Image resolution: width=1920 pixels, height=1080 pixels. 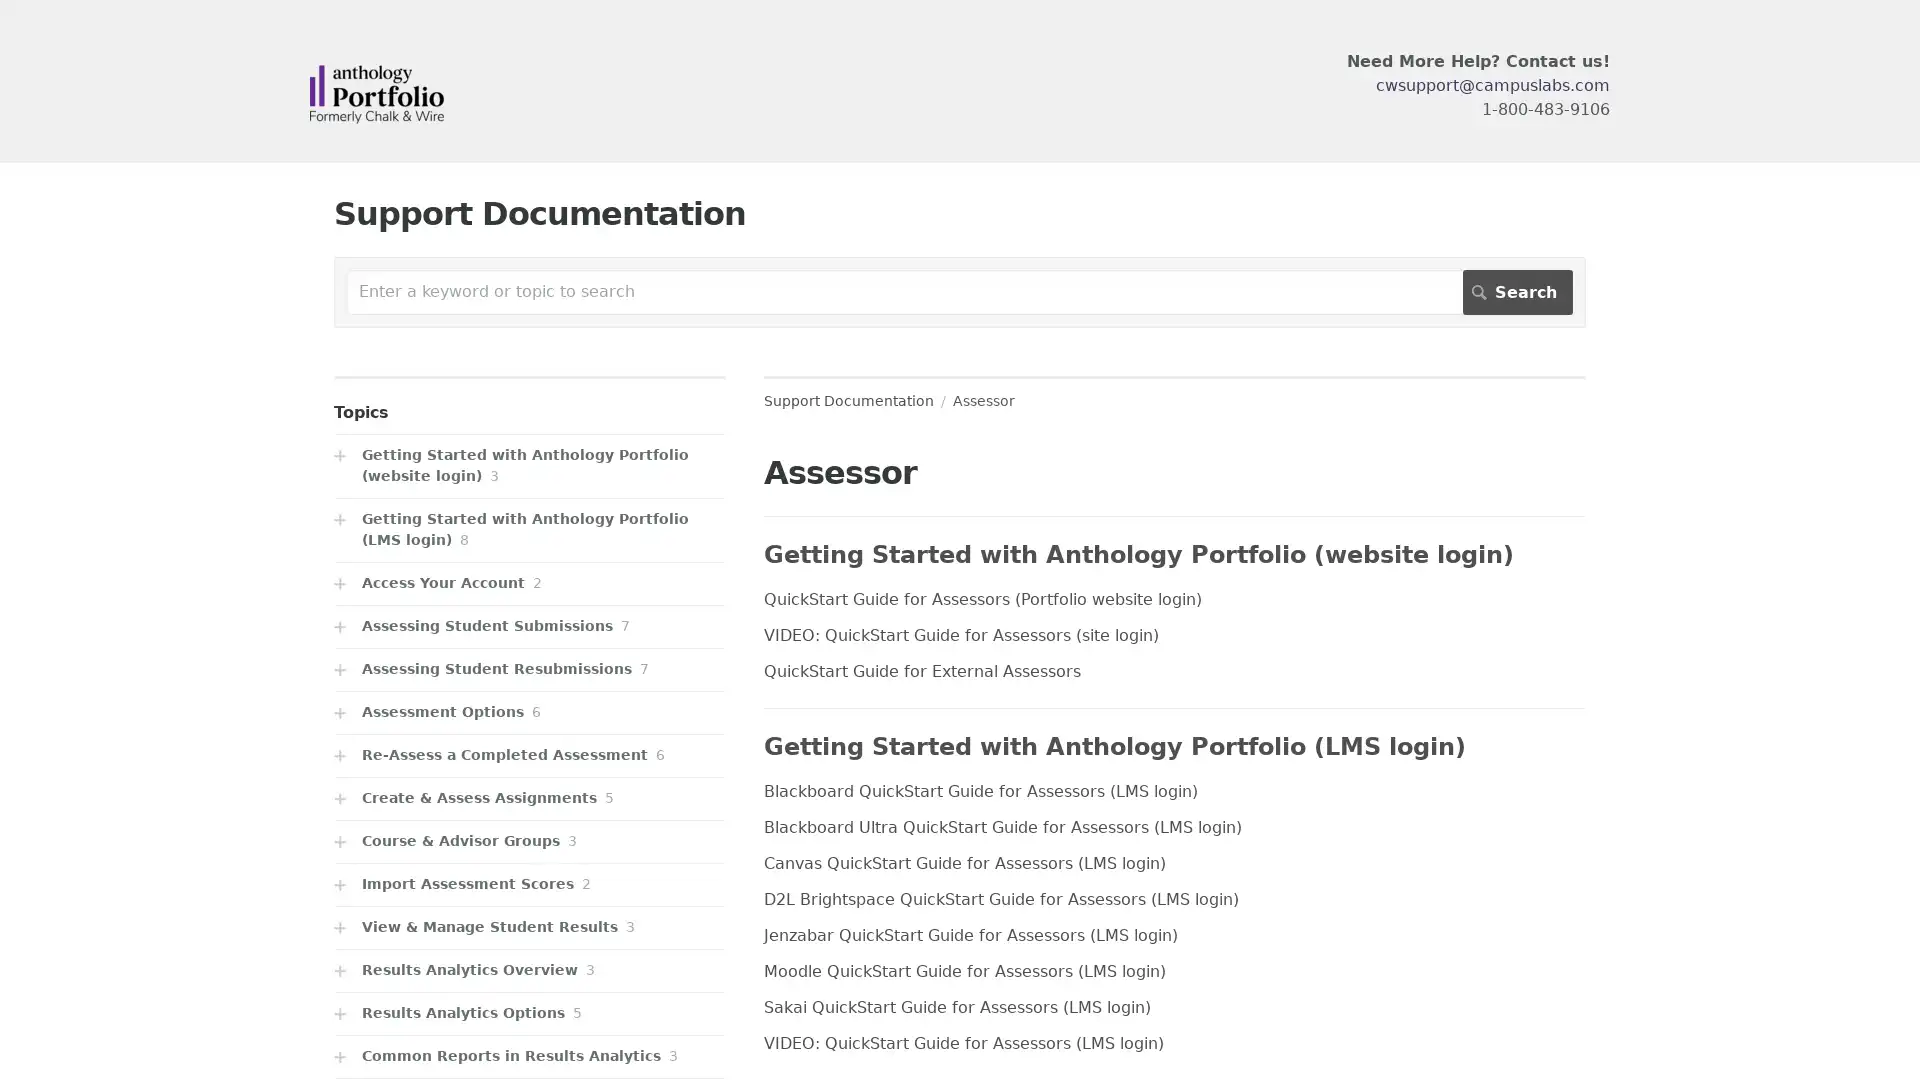 What do you see at coordinates (529, 969) in the screenshot?
I see `Results Analytics Overview 3` at bounding box center [529, 969].